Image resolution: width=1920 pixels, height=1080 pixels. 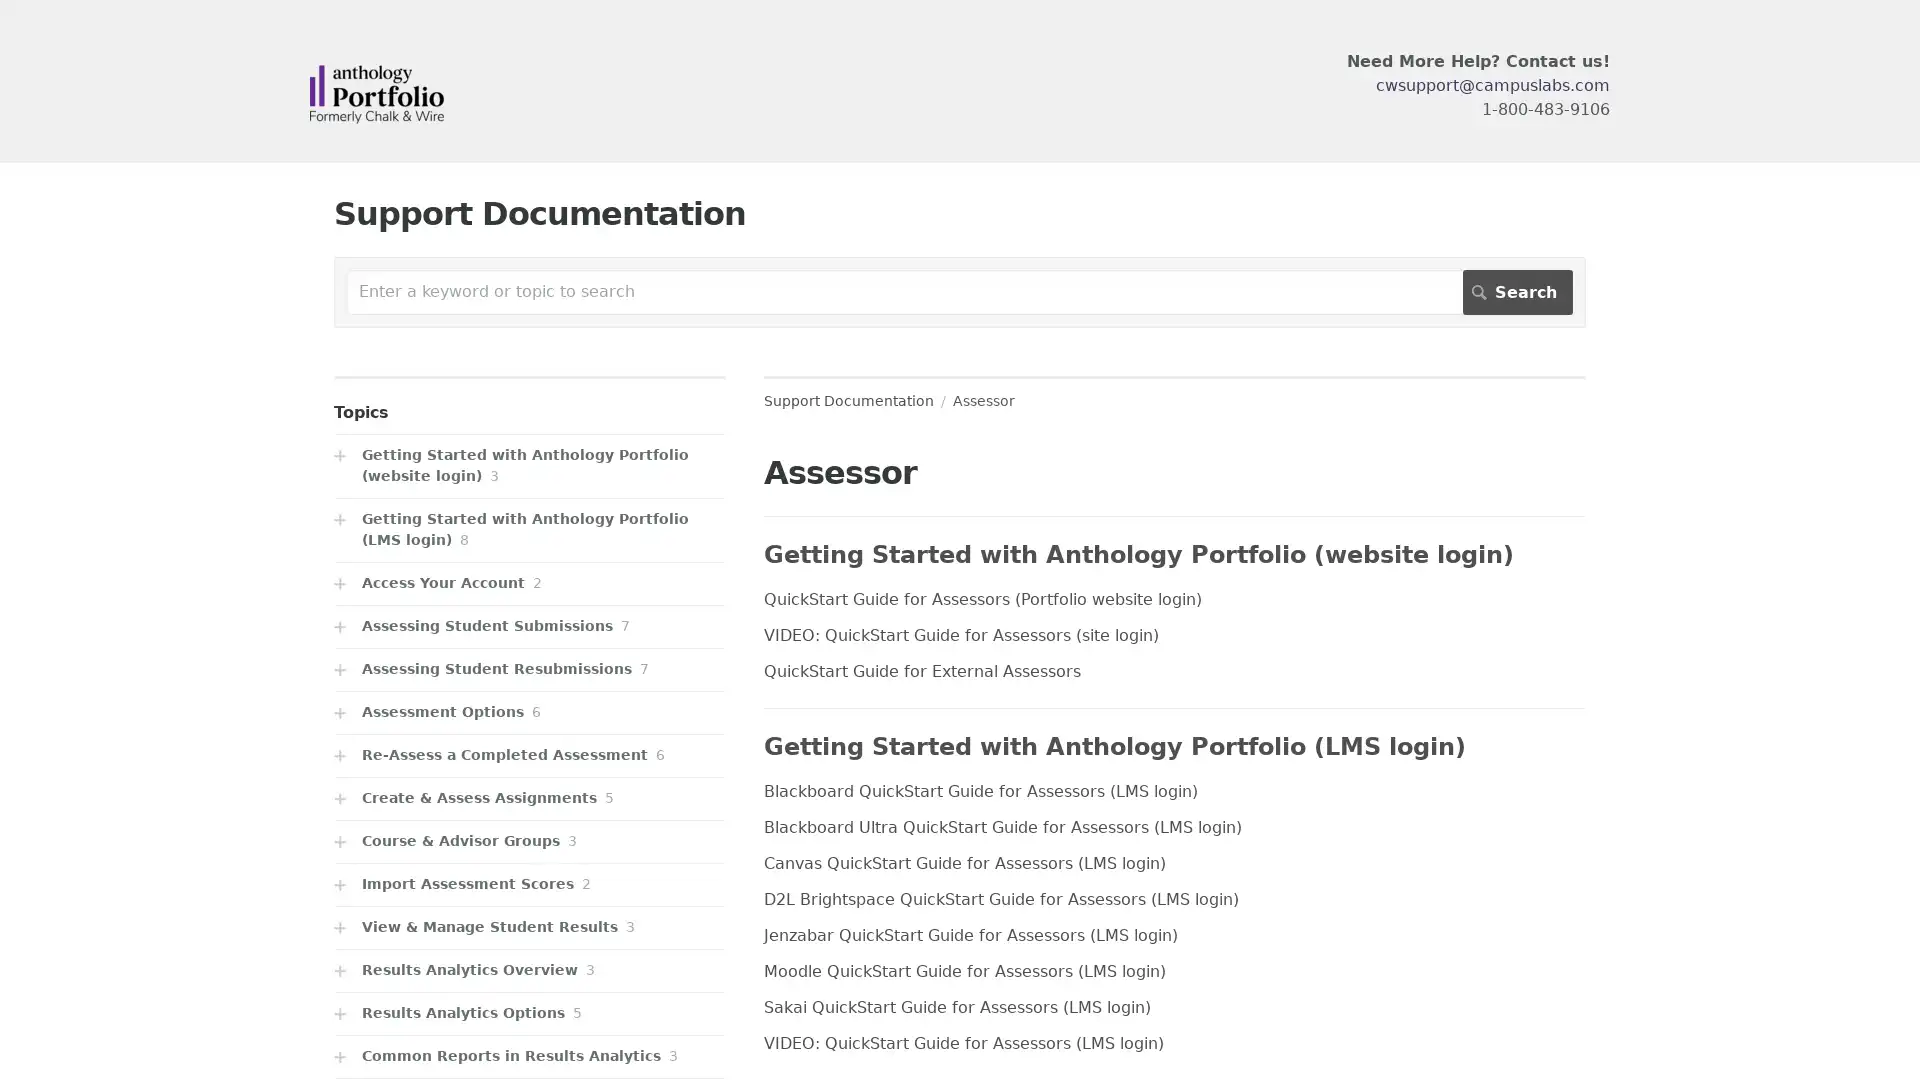 What do you see at coordinates (529, 969) in the screenshot?
I see `Results Analytics Overview 3` at bounding box center [529, 969].